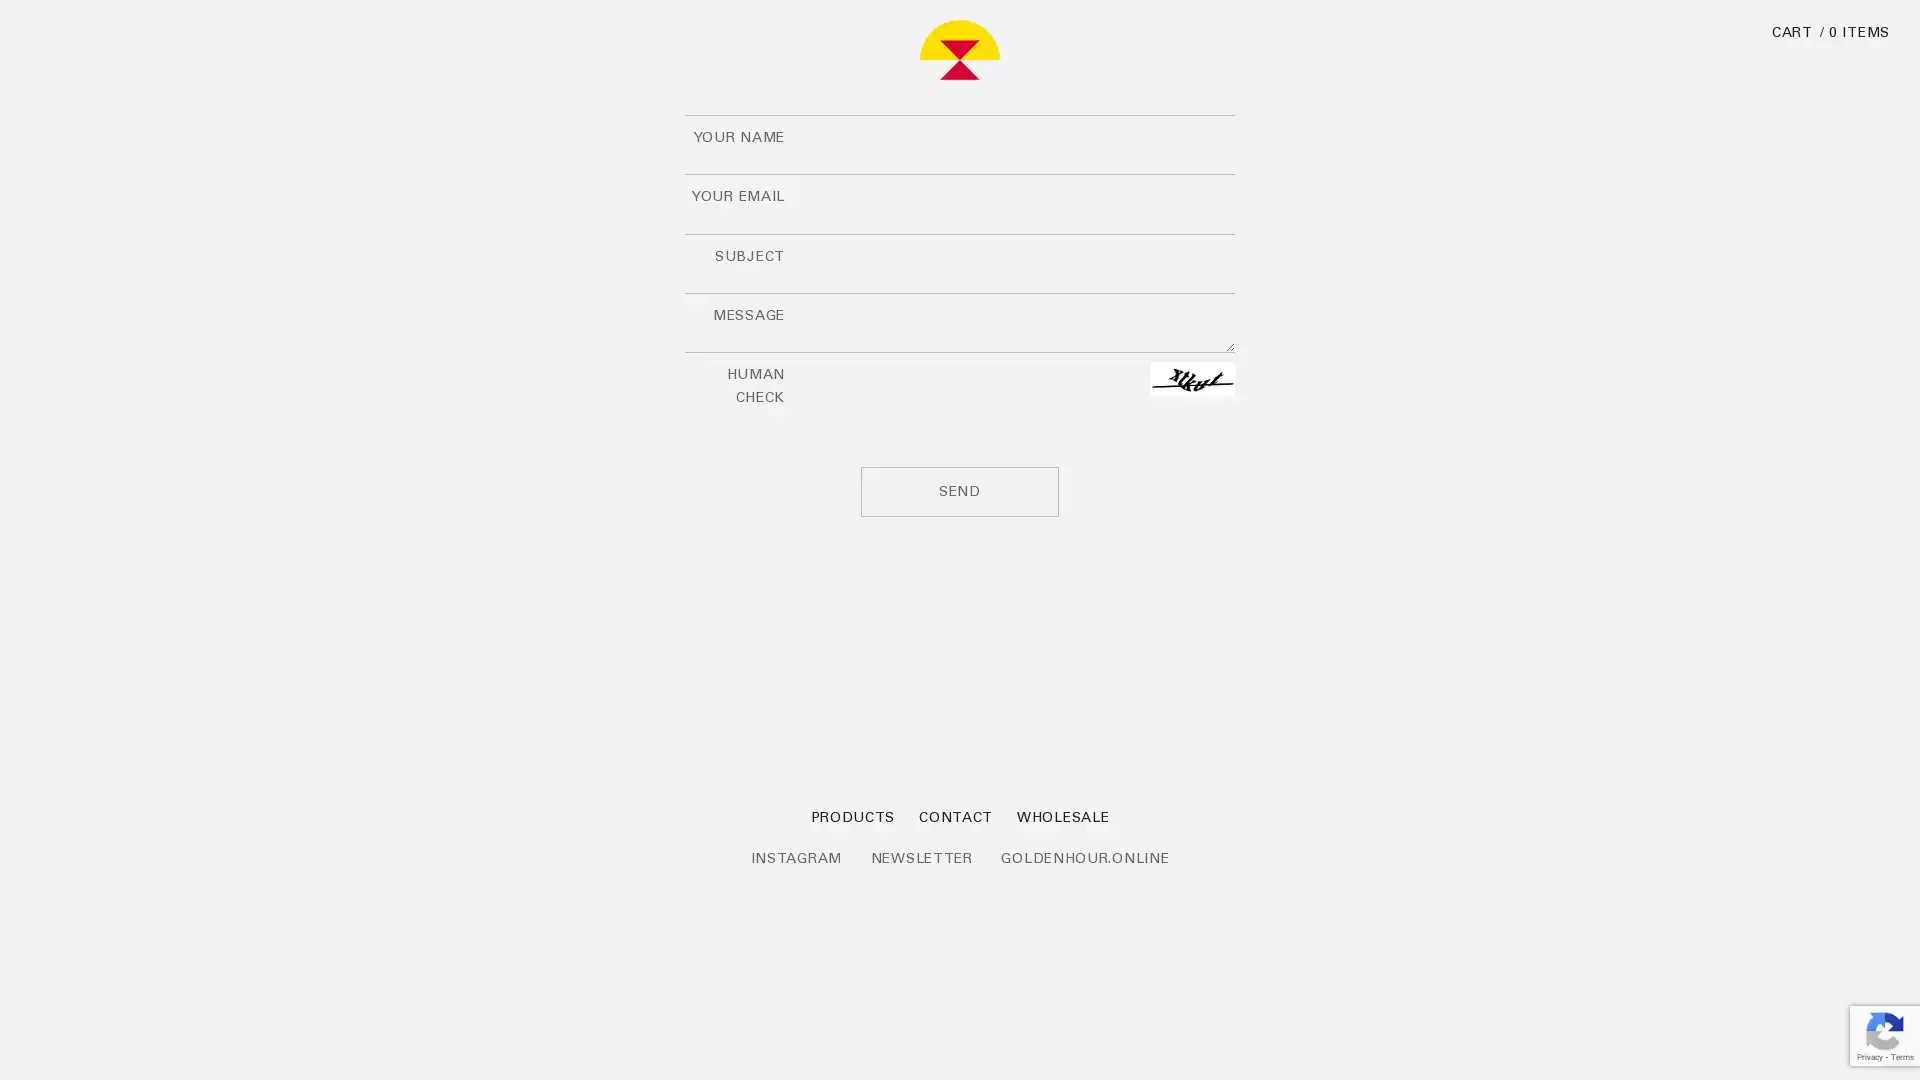  What do you see at coordinates (960, 491) in the screenshot?
I see `SEND` at bounding box center [960, 491].